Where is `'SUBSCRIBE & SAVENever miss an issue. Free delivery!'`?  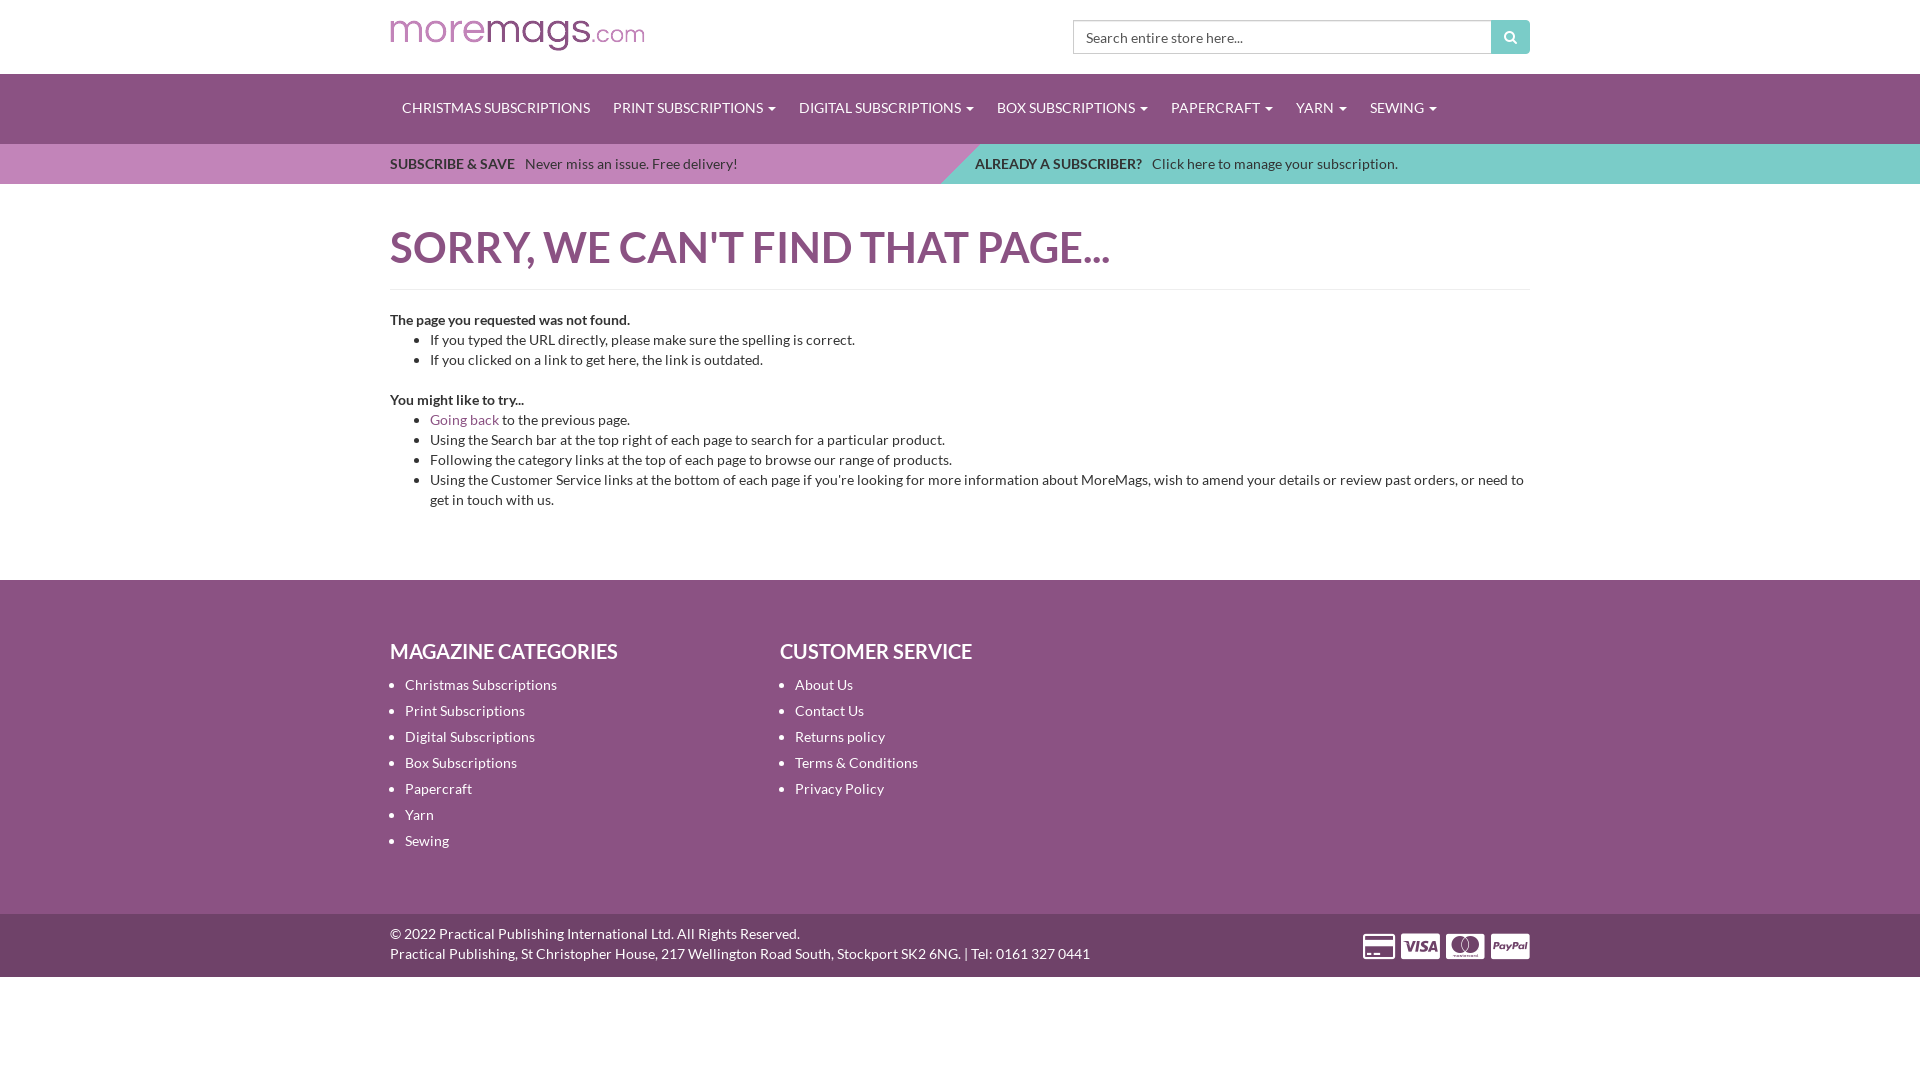
'SUBSCRIBE & SAVENever miss an issue. Free delivery!' is located at coordinates (563, 162).